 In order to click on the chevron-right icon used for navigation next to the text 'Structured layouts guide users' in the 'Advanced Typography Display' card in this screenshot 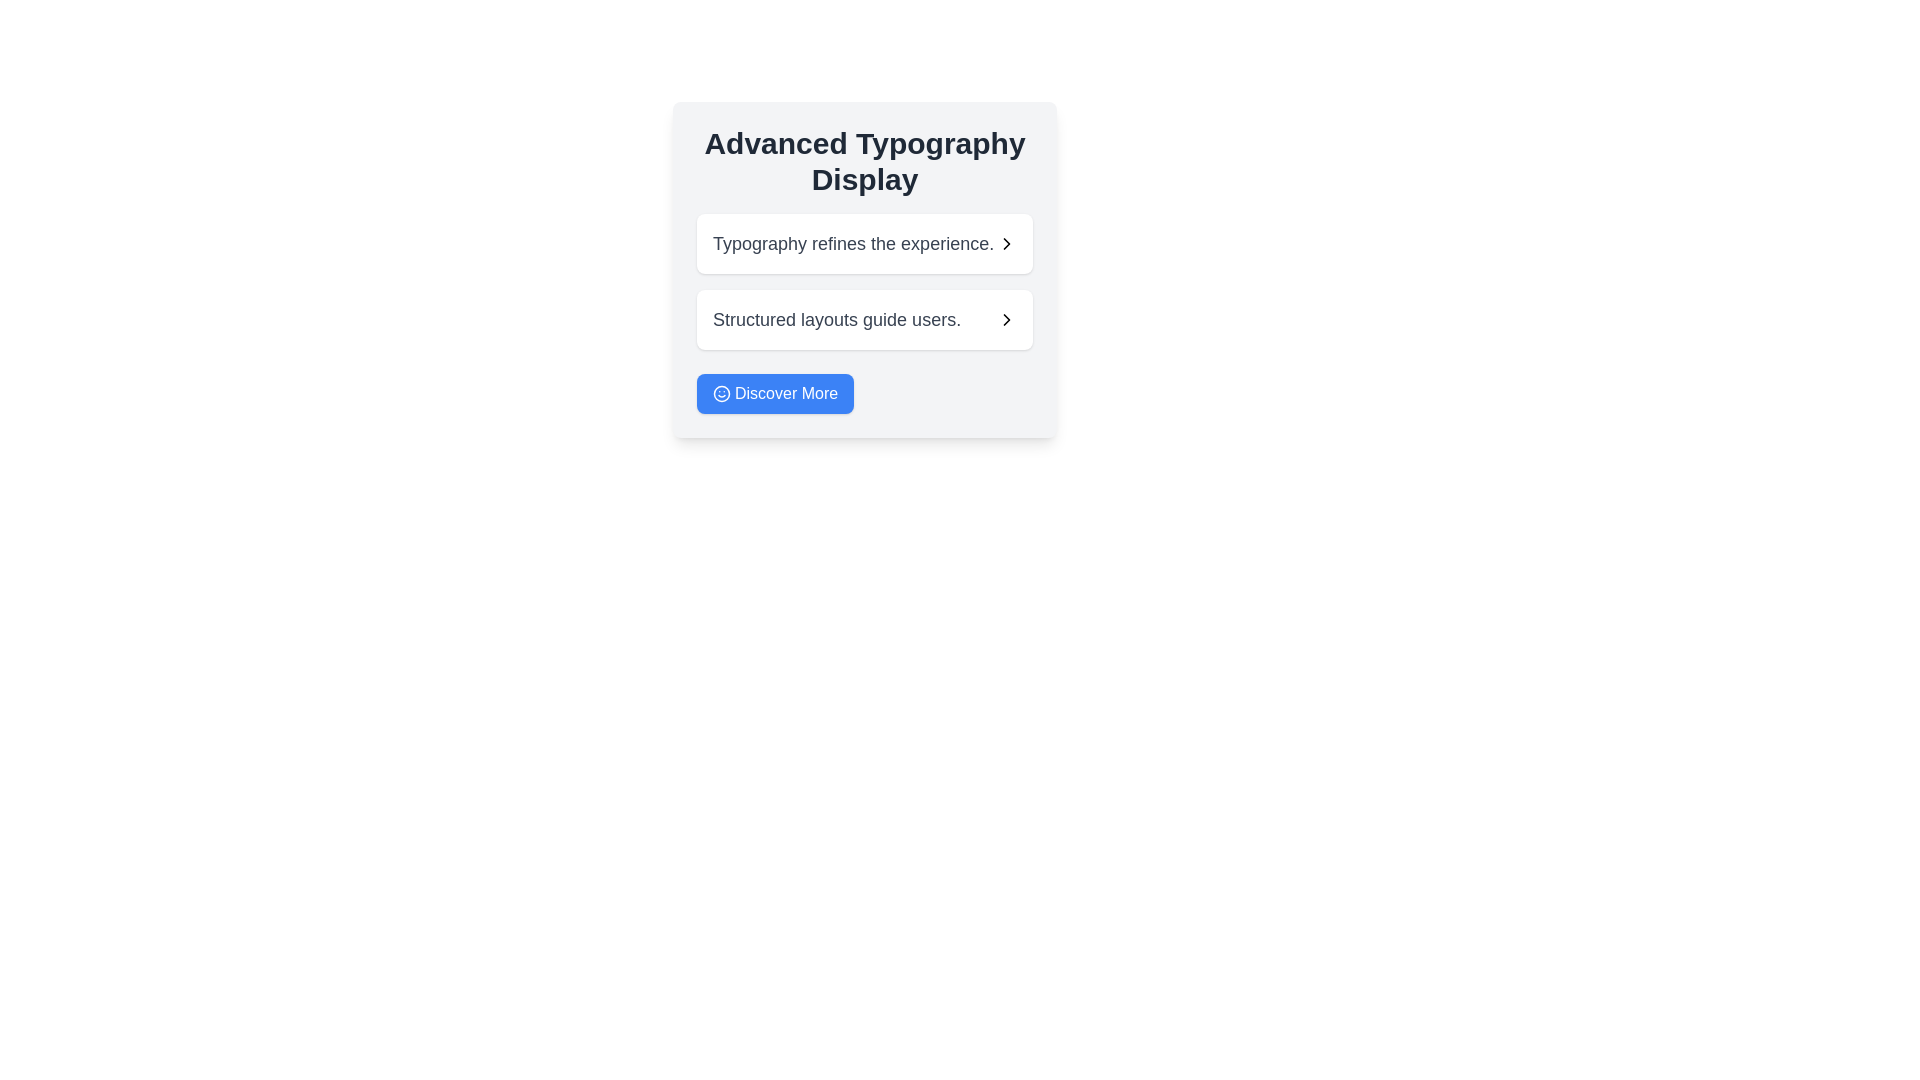, I will do `click(1007, 242)`.